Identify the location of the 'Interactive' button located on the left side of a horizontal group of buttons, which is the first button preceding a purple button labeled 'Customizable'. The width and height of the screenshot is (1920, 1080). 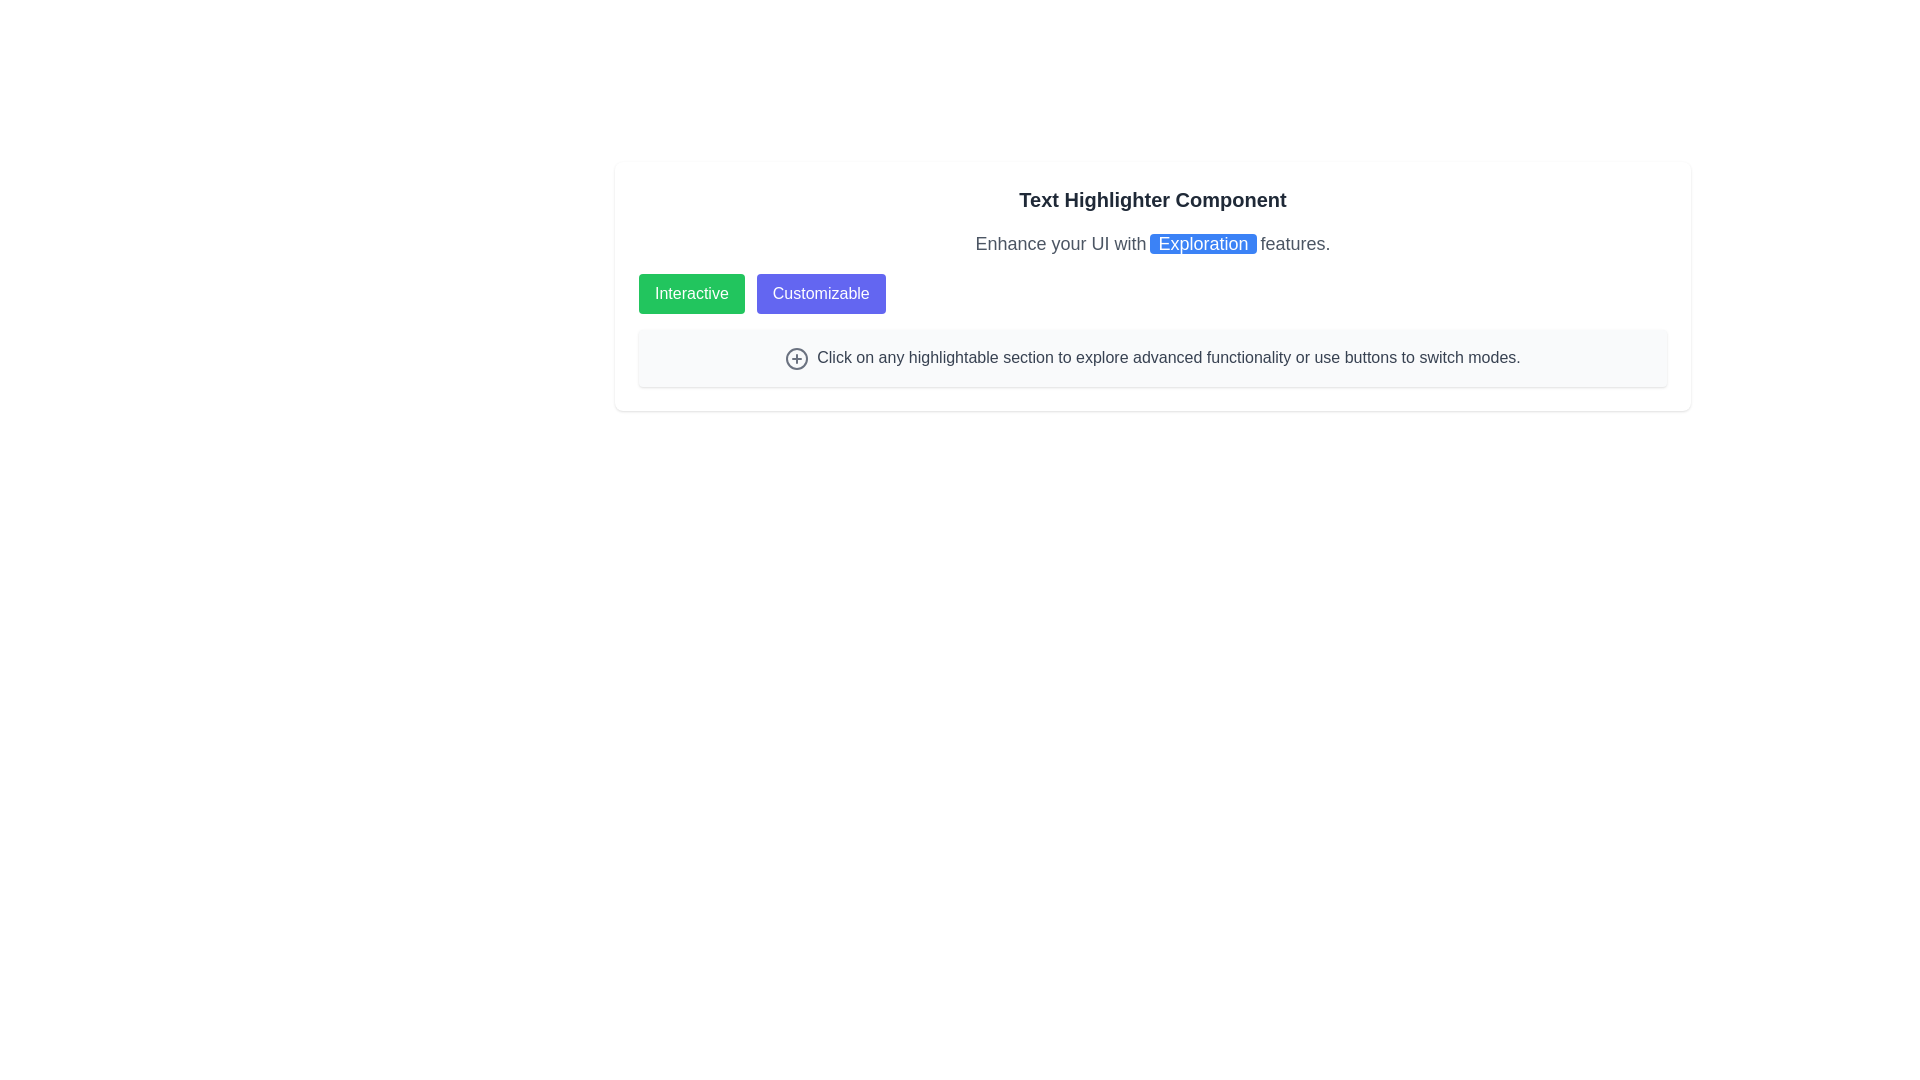
(691, 293).